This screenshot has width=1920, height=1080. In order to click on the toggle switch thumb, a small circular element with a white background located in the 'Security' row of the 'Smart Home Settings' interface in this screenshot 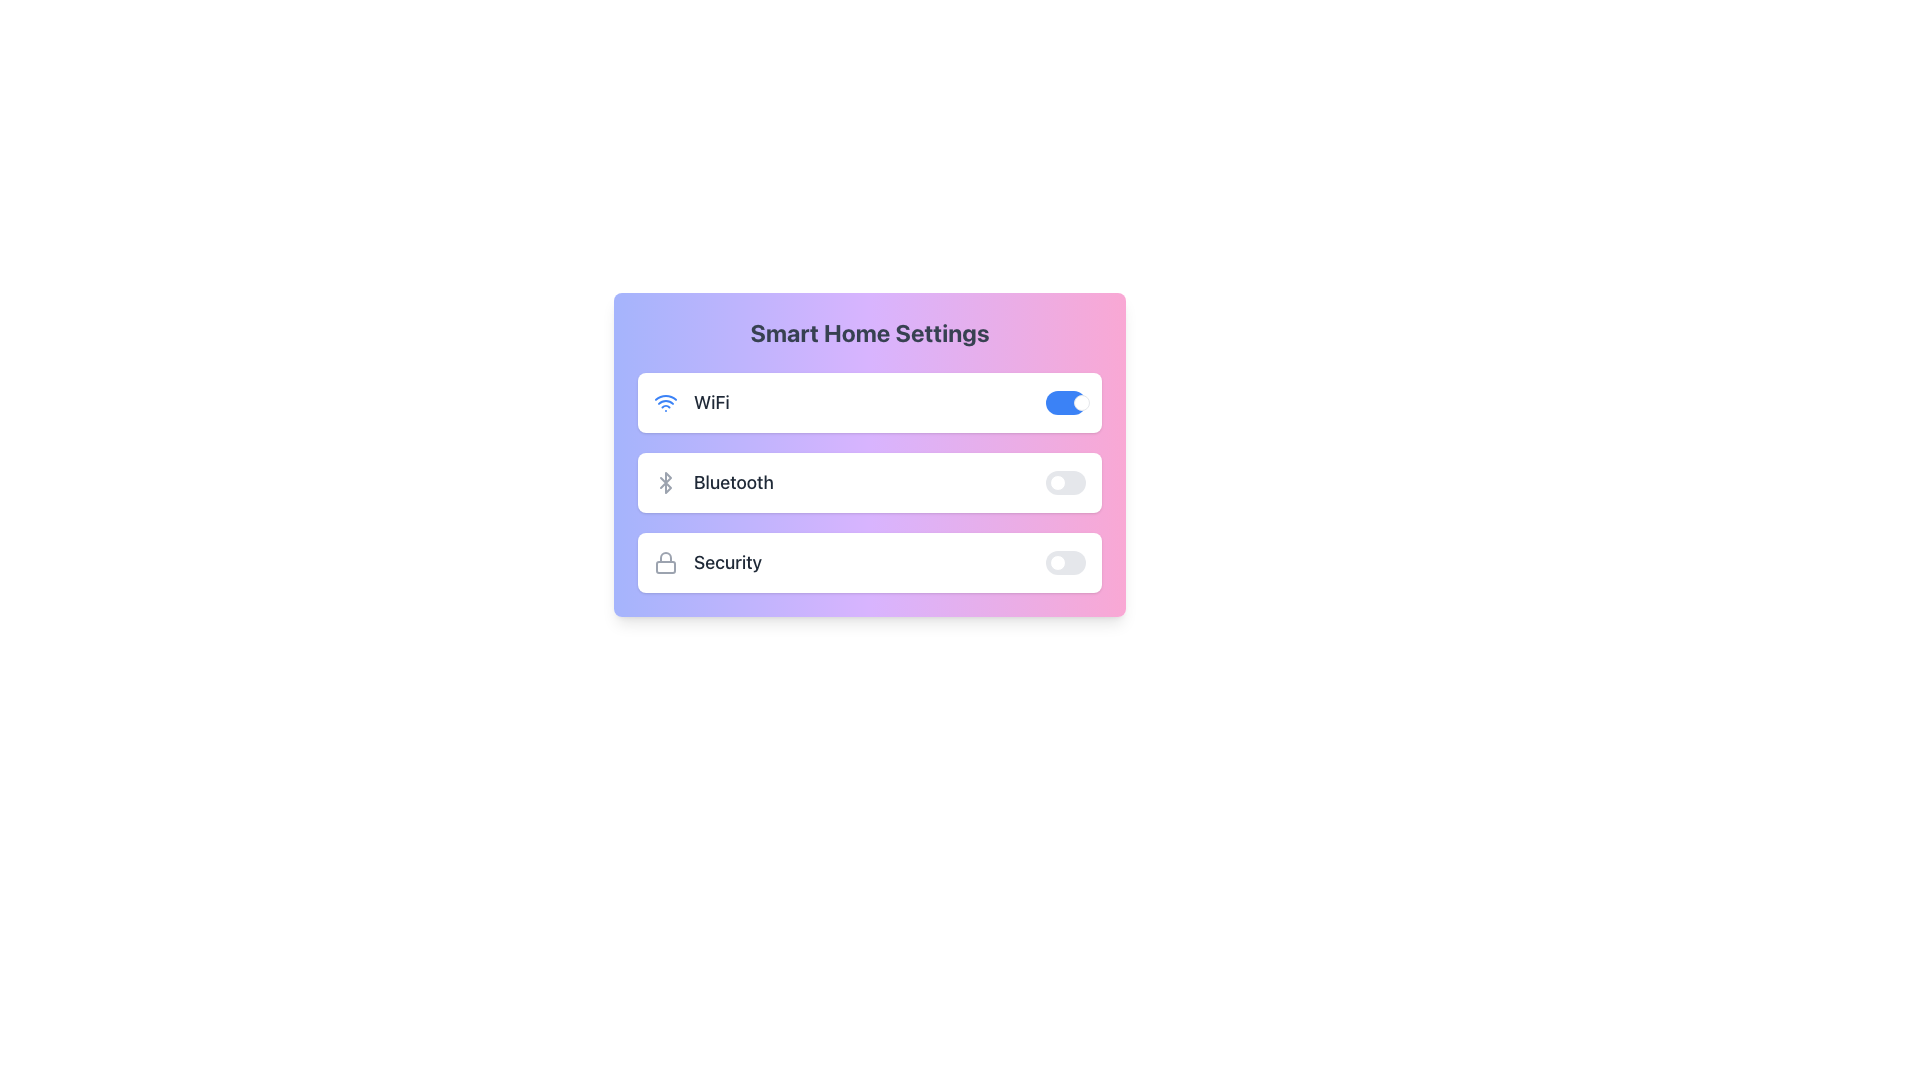, I will do `click(1056, 563)`.